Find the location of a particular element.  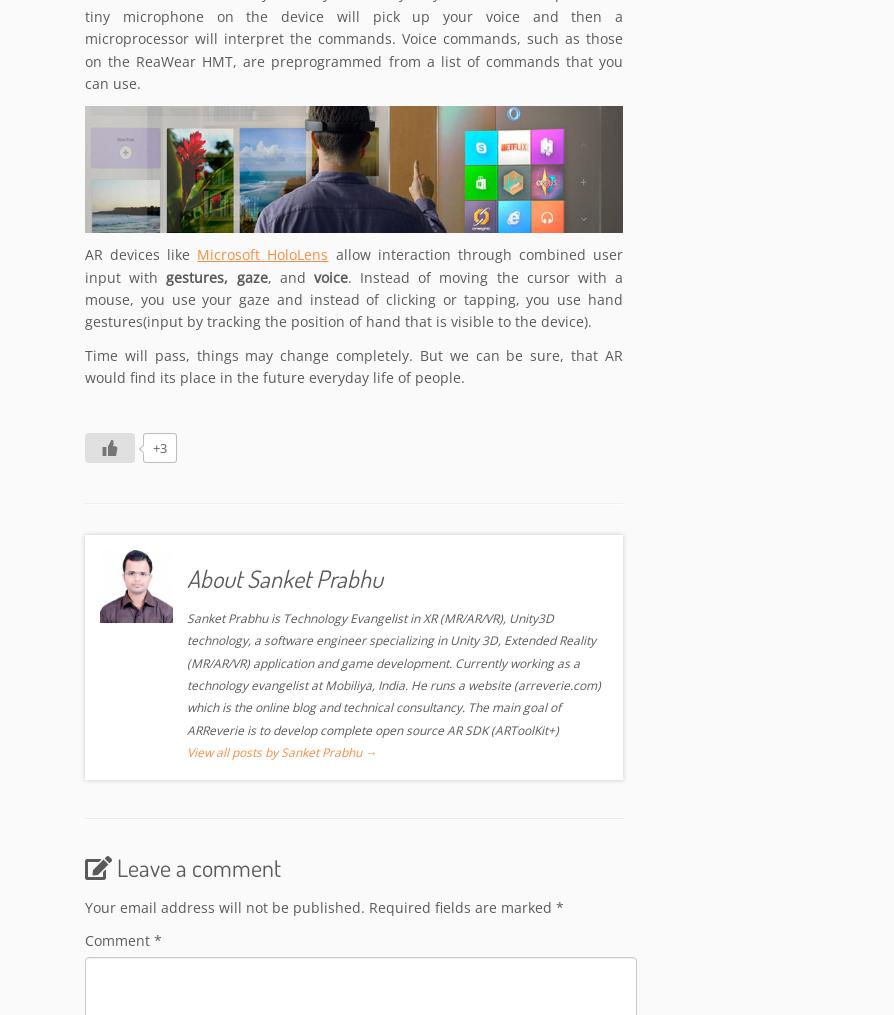

'About Sanket Prabhu' is located at coordinates (284, 579).